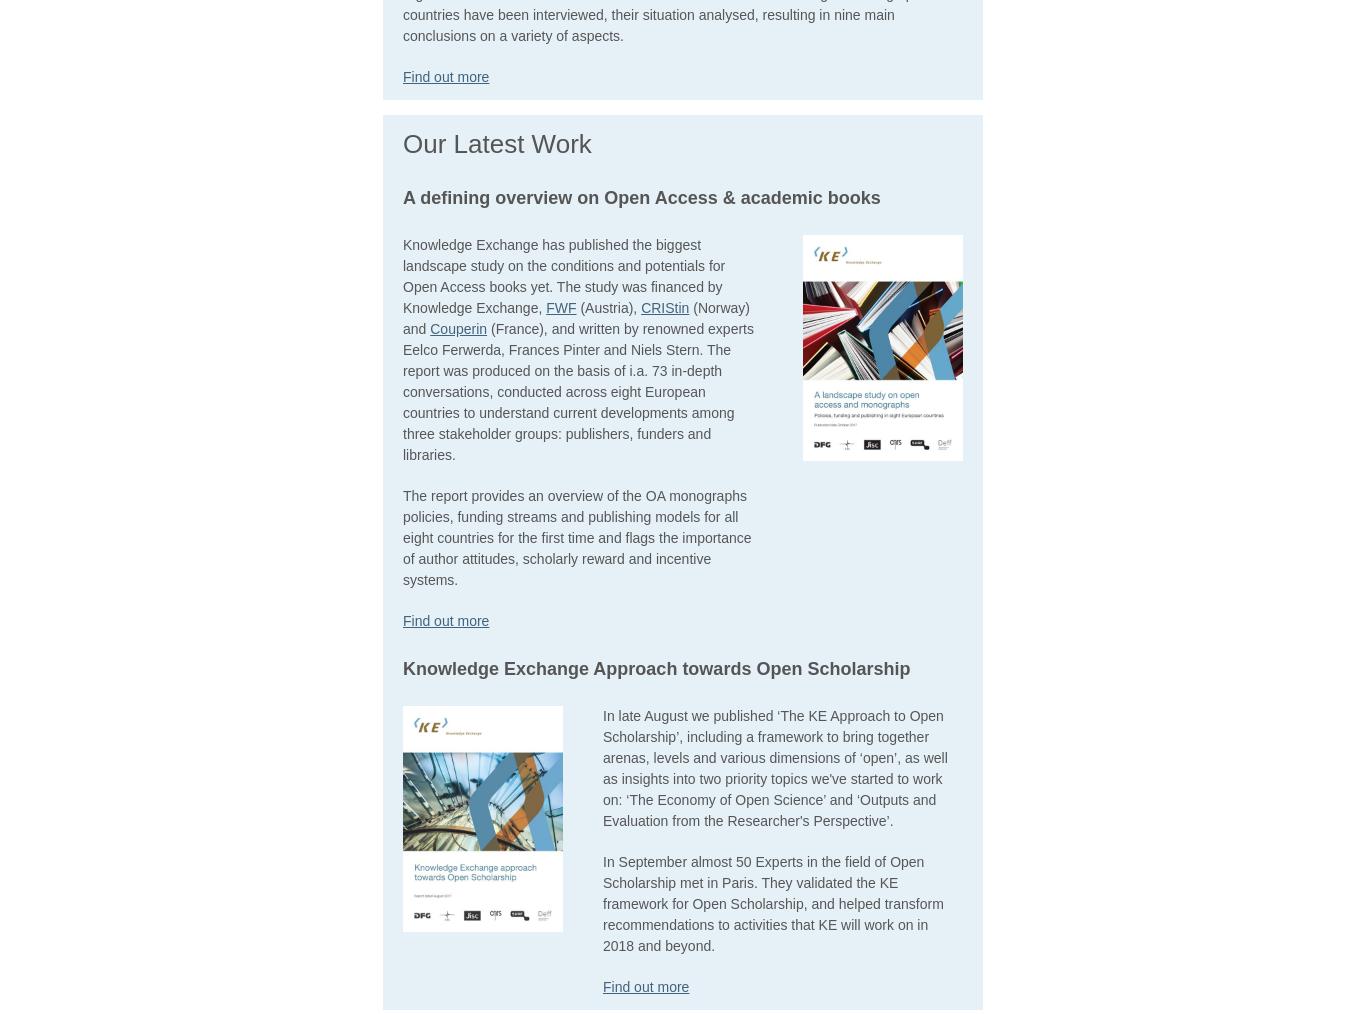  What do you see at coordinates (607, 307) in the screenshot?
I see `'(Austria),'` at bounding box center [607, 307].